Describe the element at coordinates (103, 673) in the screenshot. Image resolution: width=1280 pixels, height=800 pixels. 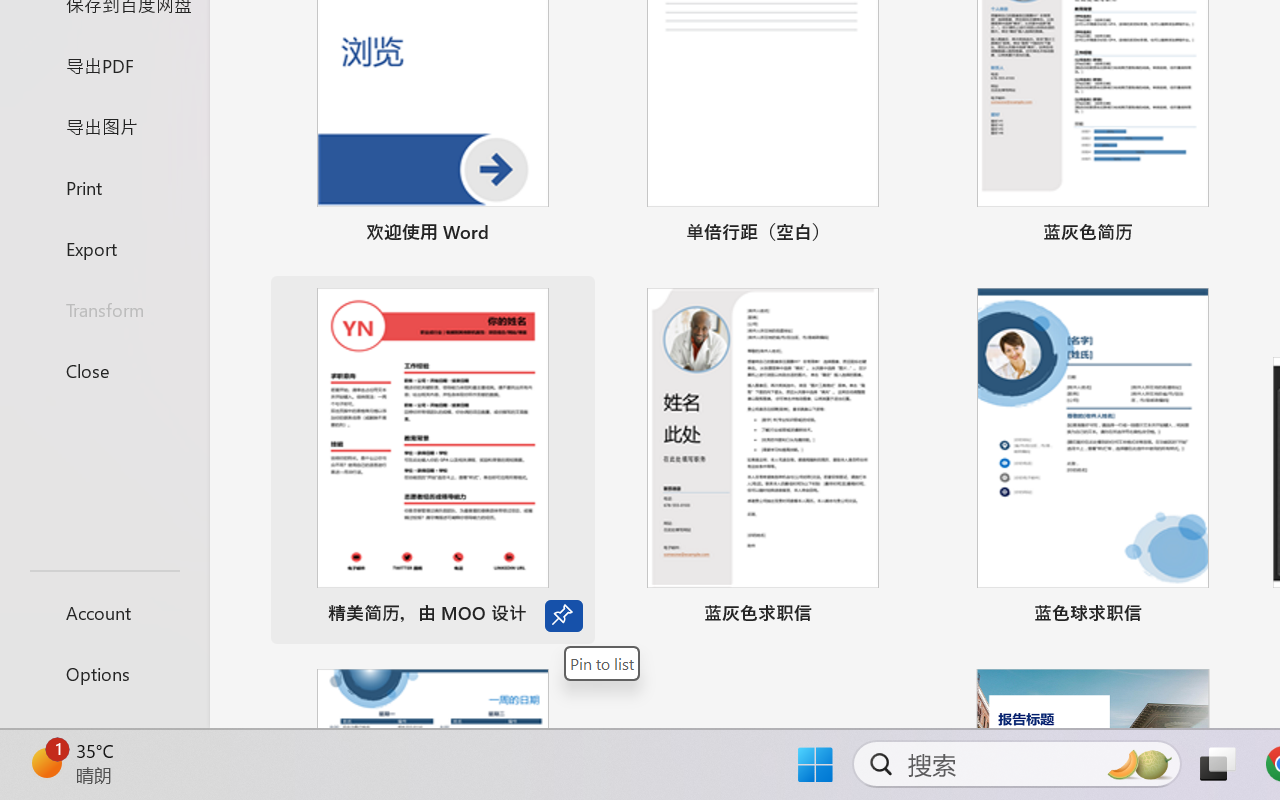
I see `'Options'` at that location.